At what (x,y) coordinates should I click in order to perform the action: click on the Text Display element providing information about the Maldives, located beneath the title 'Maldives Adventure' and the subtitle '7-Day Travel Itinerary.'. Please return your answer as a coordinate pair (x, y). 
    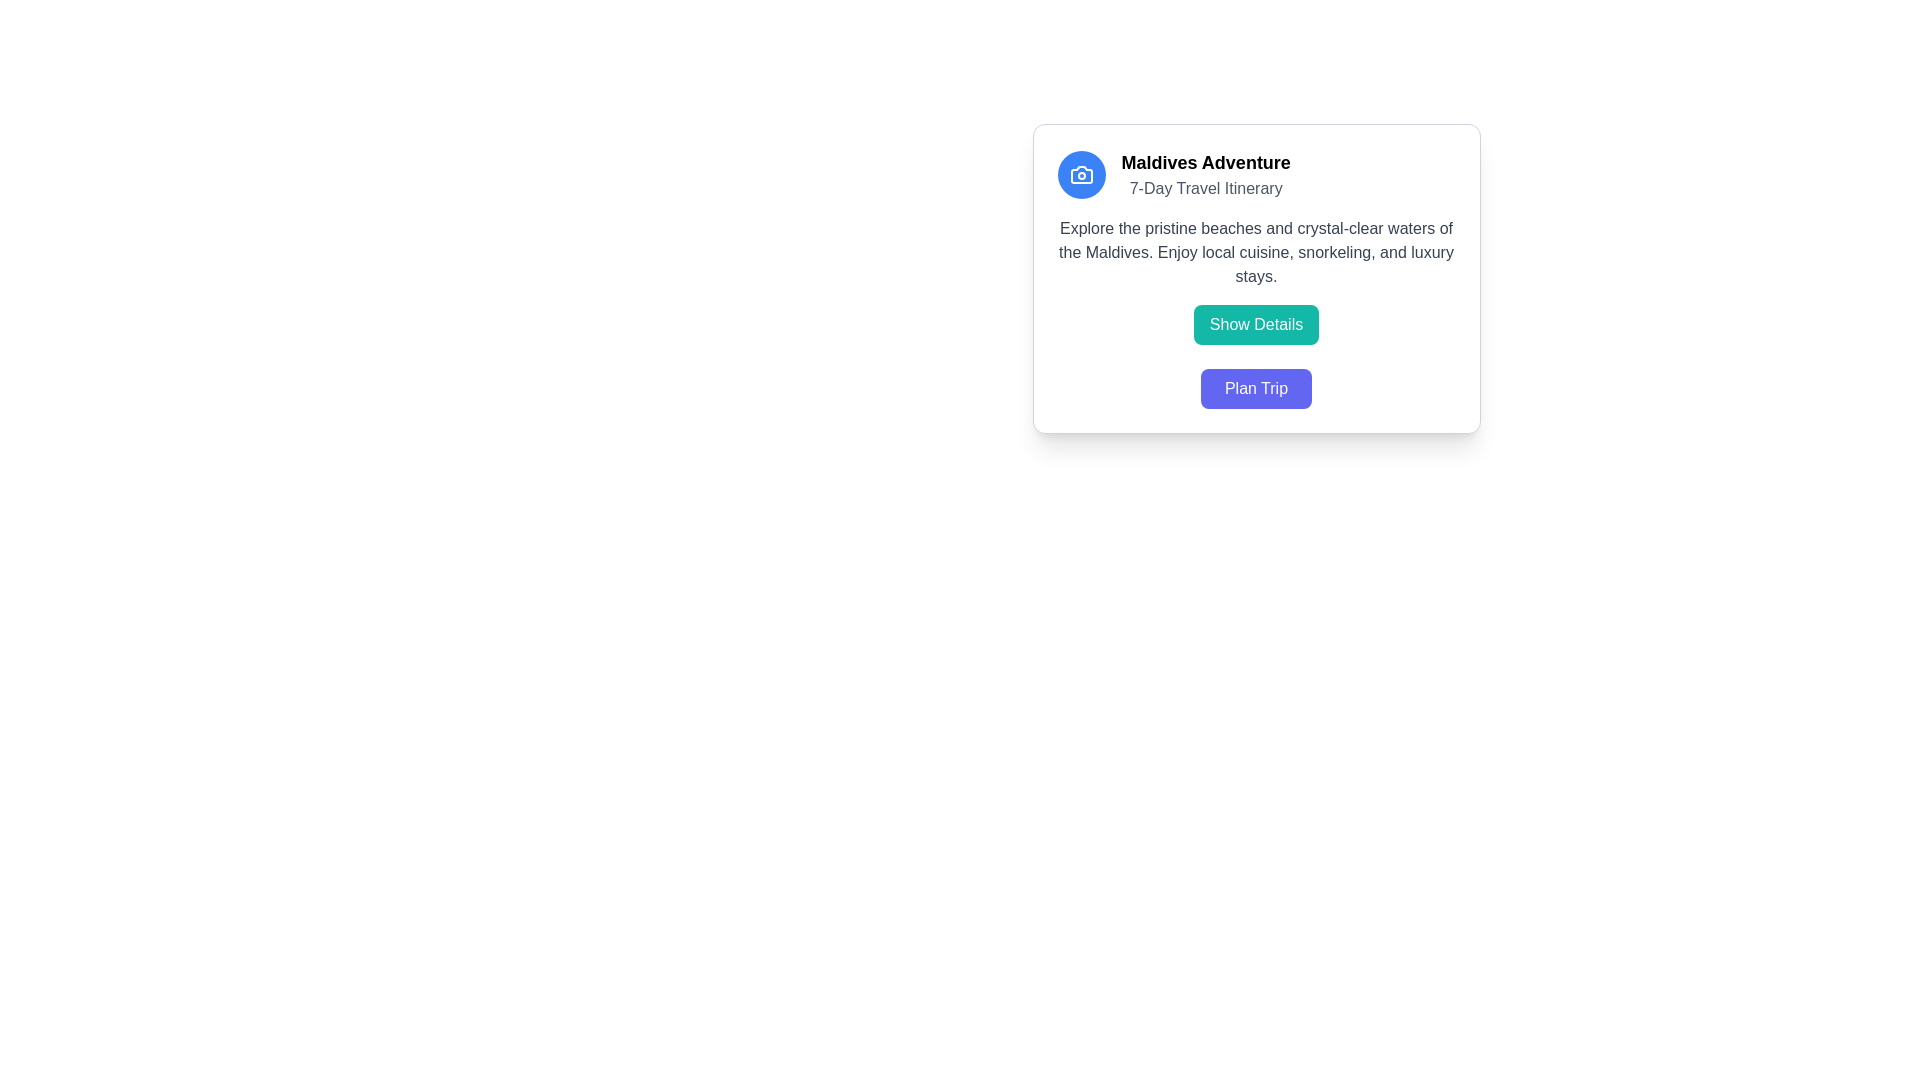
    Looking at the image, I should click on (1255, 252).